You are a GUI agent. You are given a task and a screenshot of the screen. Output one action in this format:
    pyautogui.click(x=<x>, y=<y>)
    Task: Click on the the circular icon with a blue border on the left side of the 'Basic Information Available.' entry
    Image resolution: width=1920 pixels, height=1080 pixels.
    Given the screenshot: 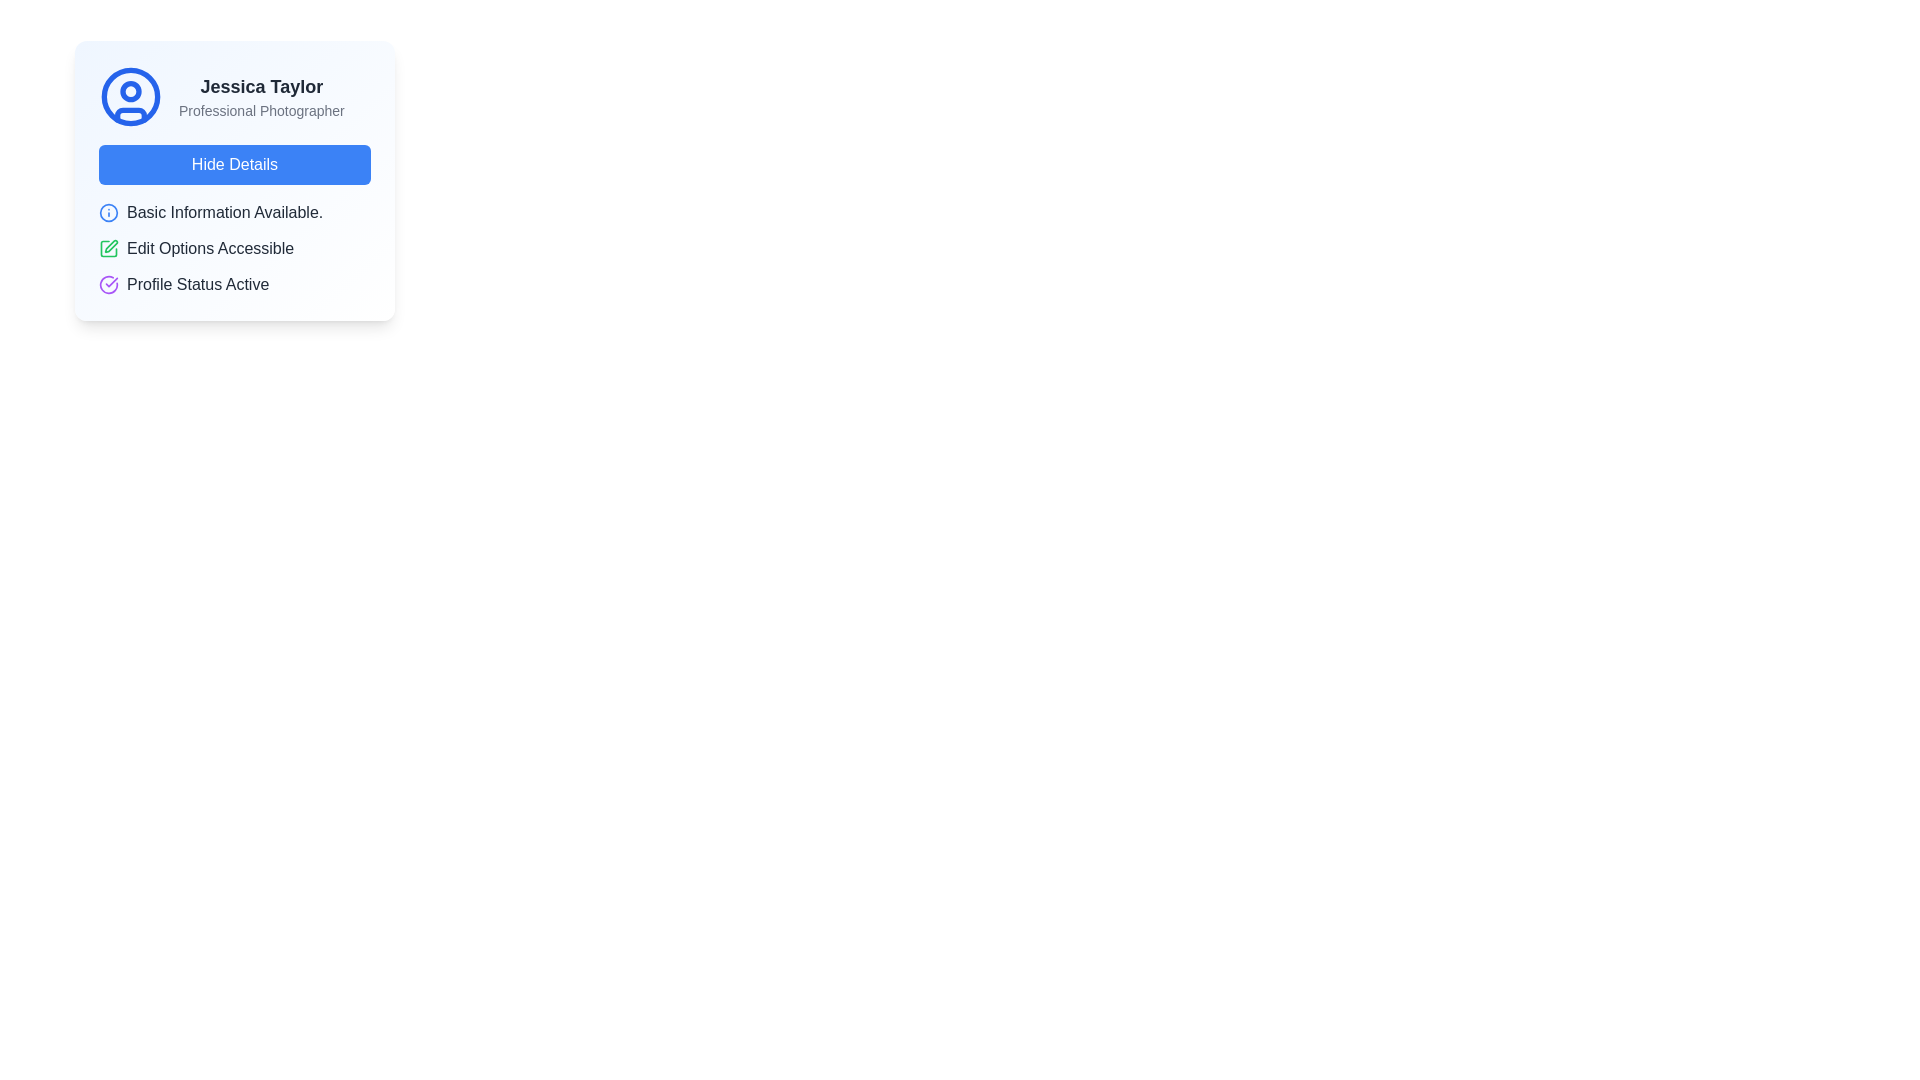 What is the action you would take?
    pyautogui.click(x=108, y=212)
    